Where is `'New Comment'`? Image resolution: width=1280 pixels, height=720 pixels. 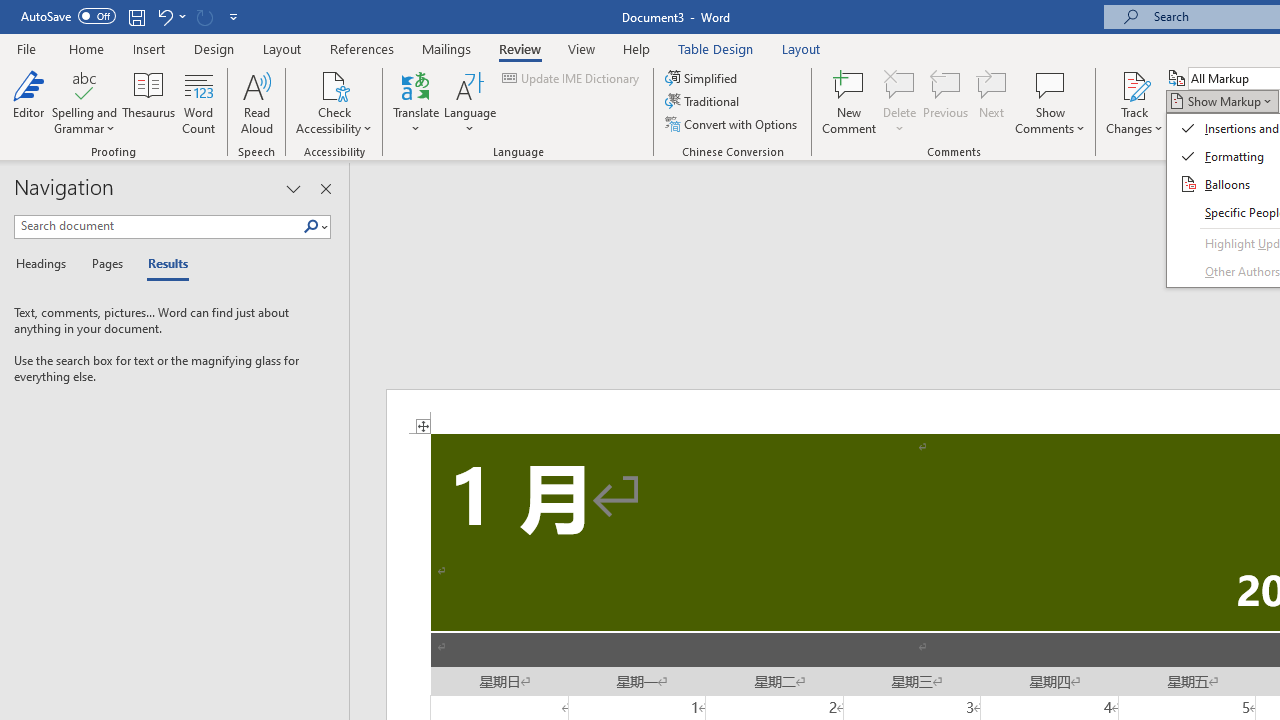
'New Comment' is located at coordinates (849, 103).